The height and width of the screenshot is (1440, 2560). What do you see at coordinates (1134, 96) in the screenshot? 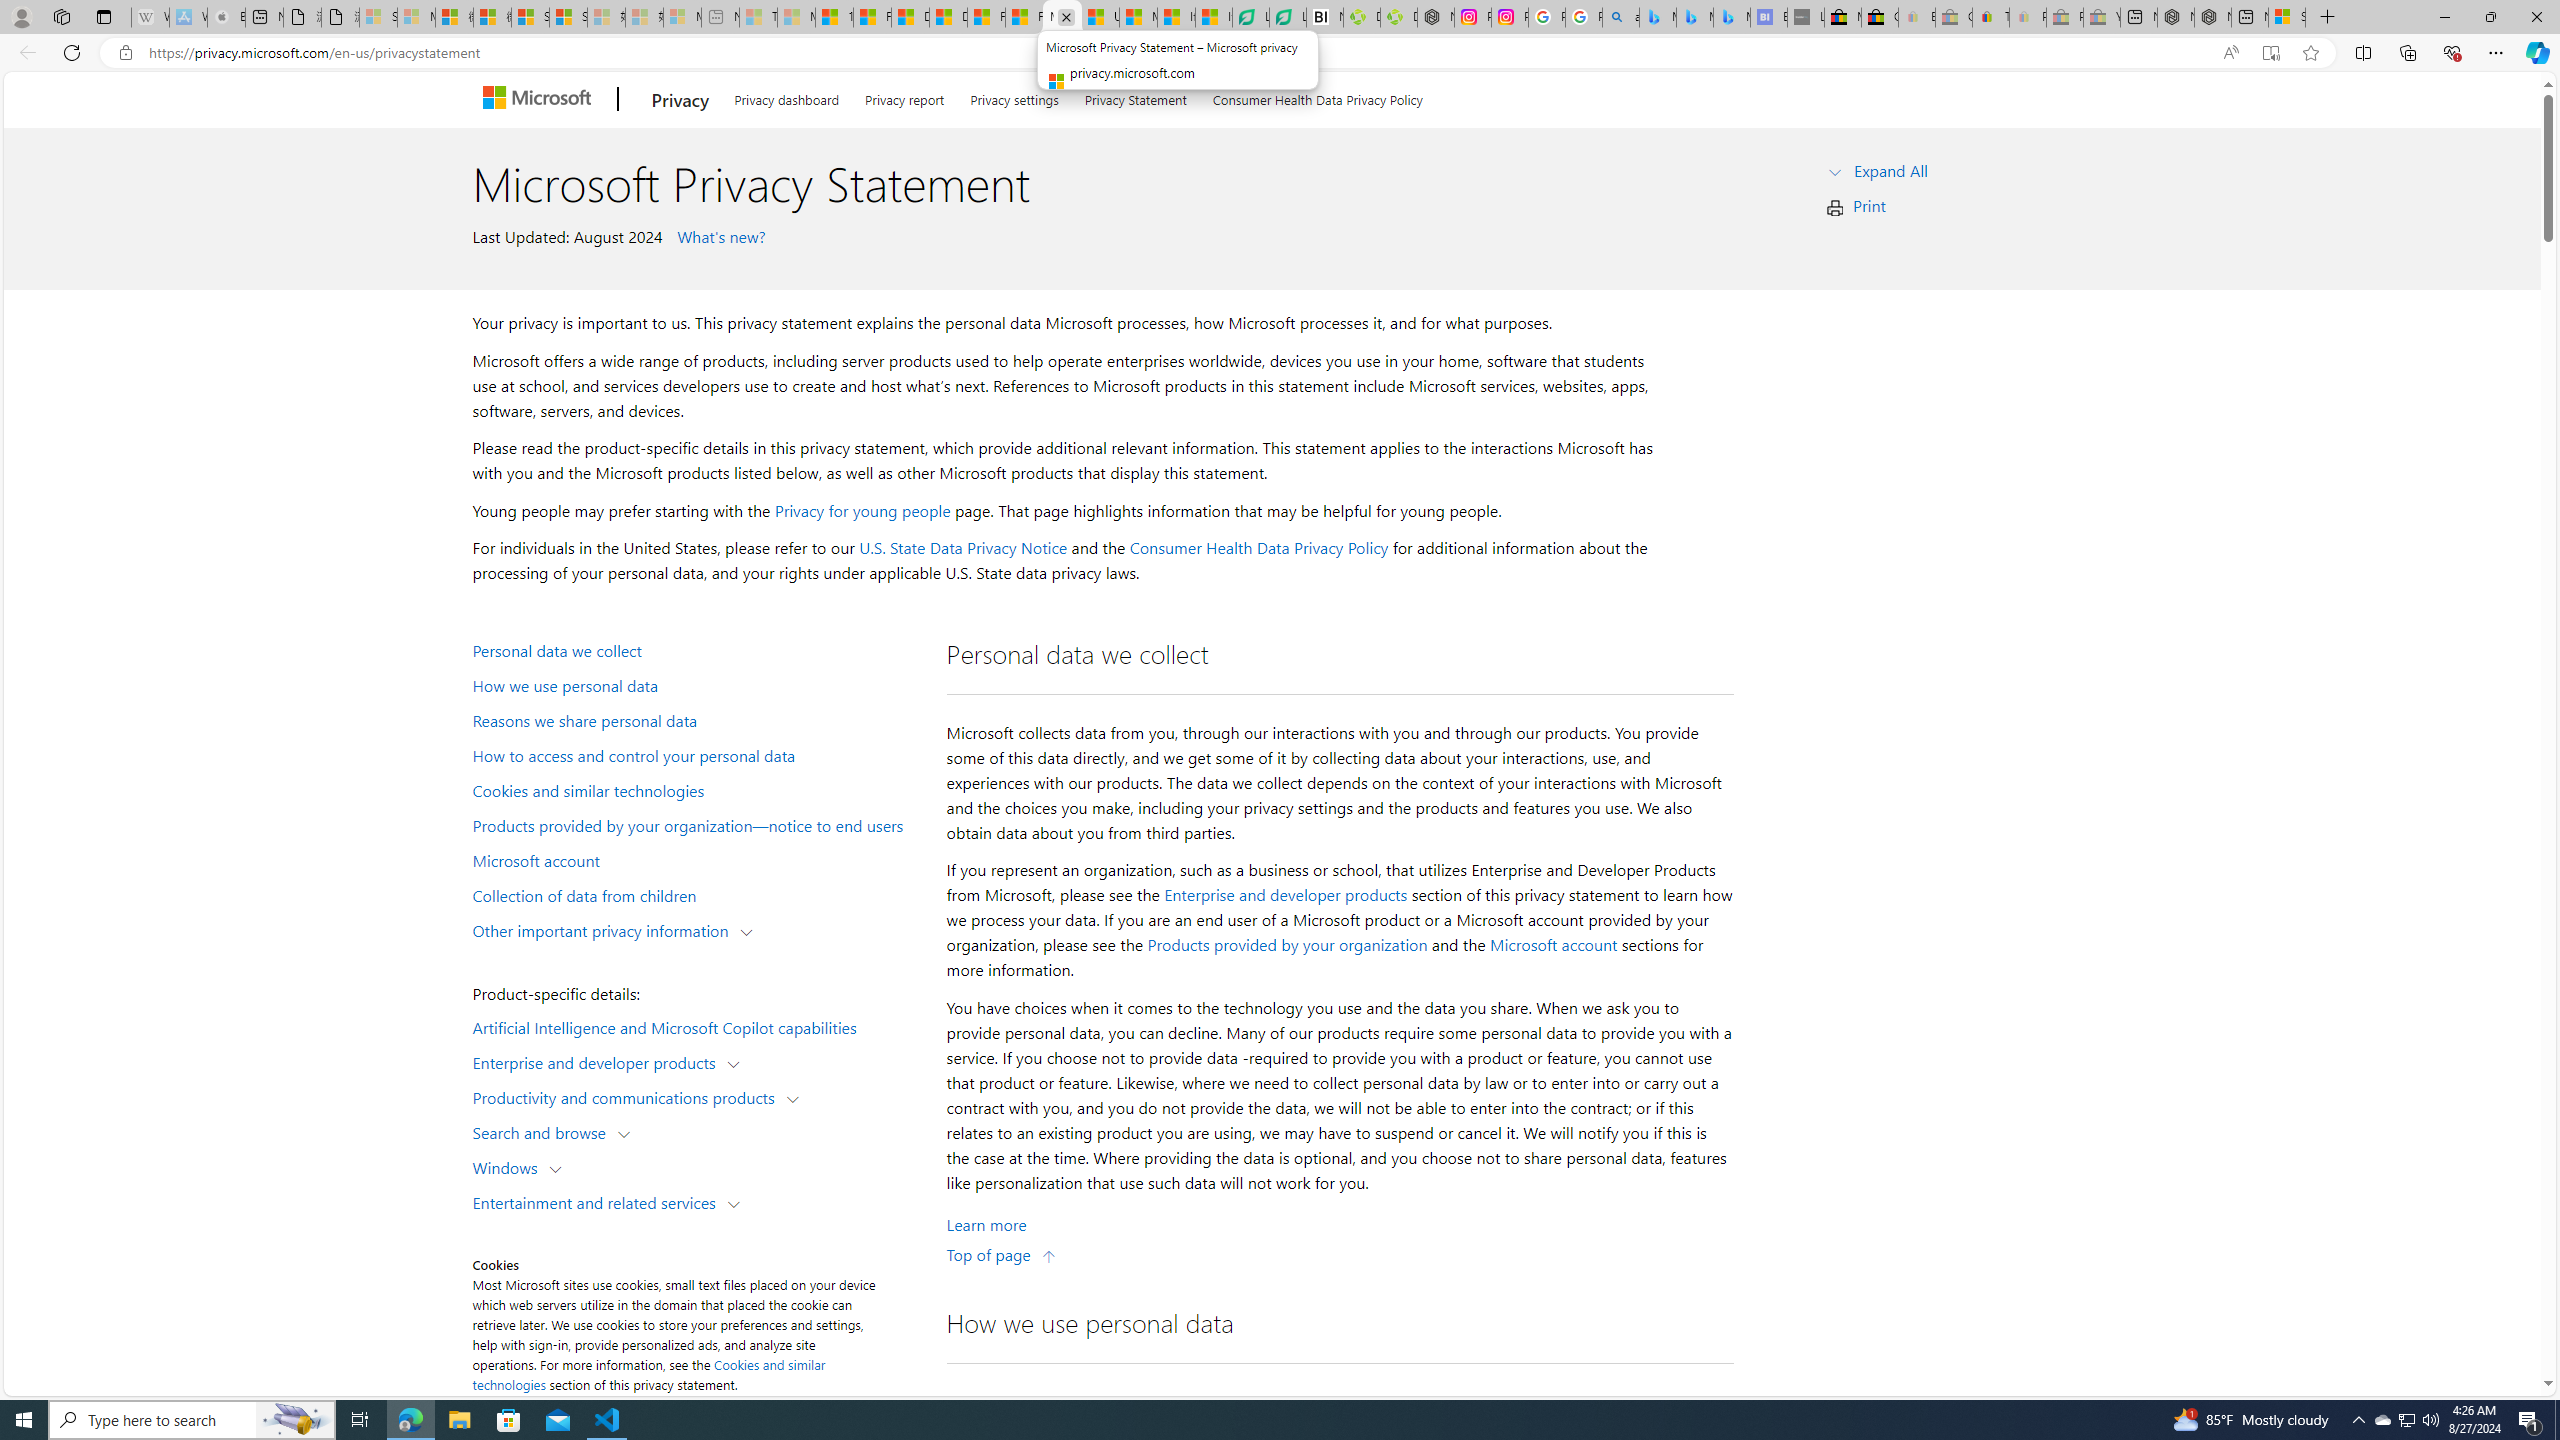
I see `'Privacy Statement'` at bounding box center [1134, 96].